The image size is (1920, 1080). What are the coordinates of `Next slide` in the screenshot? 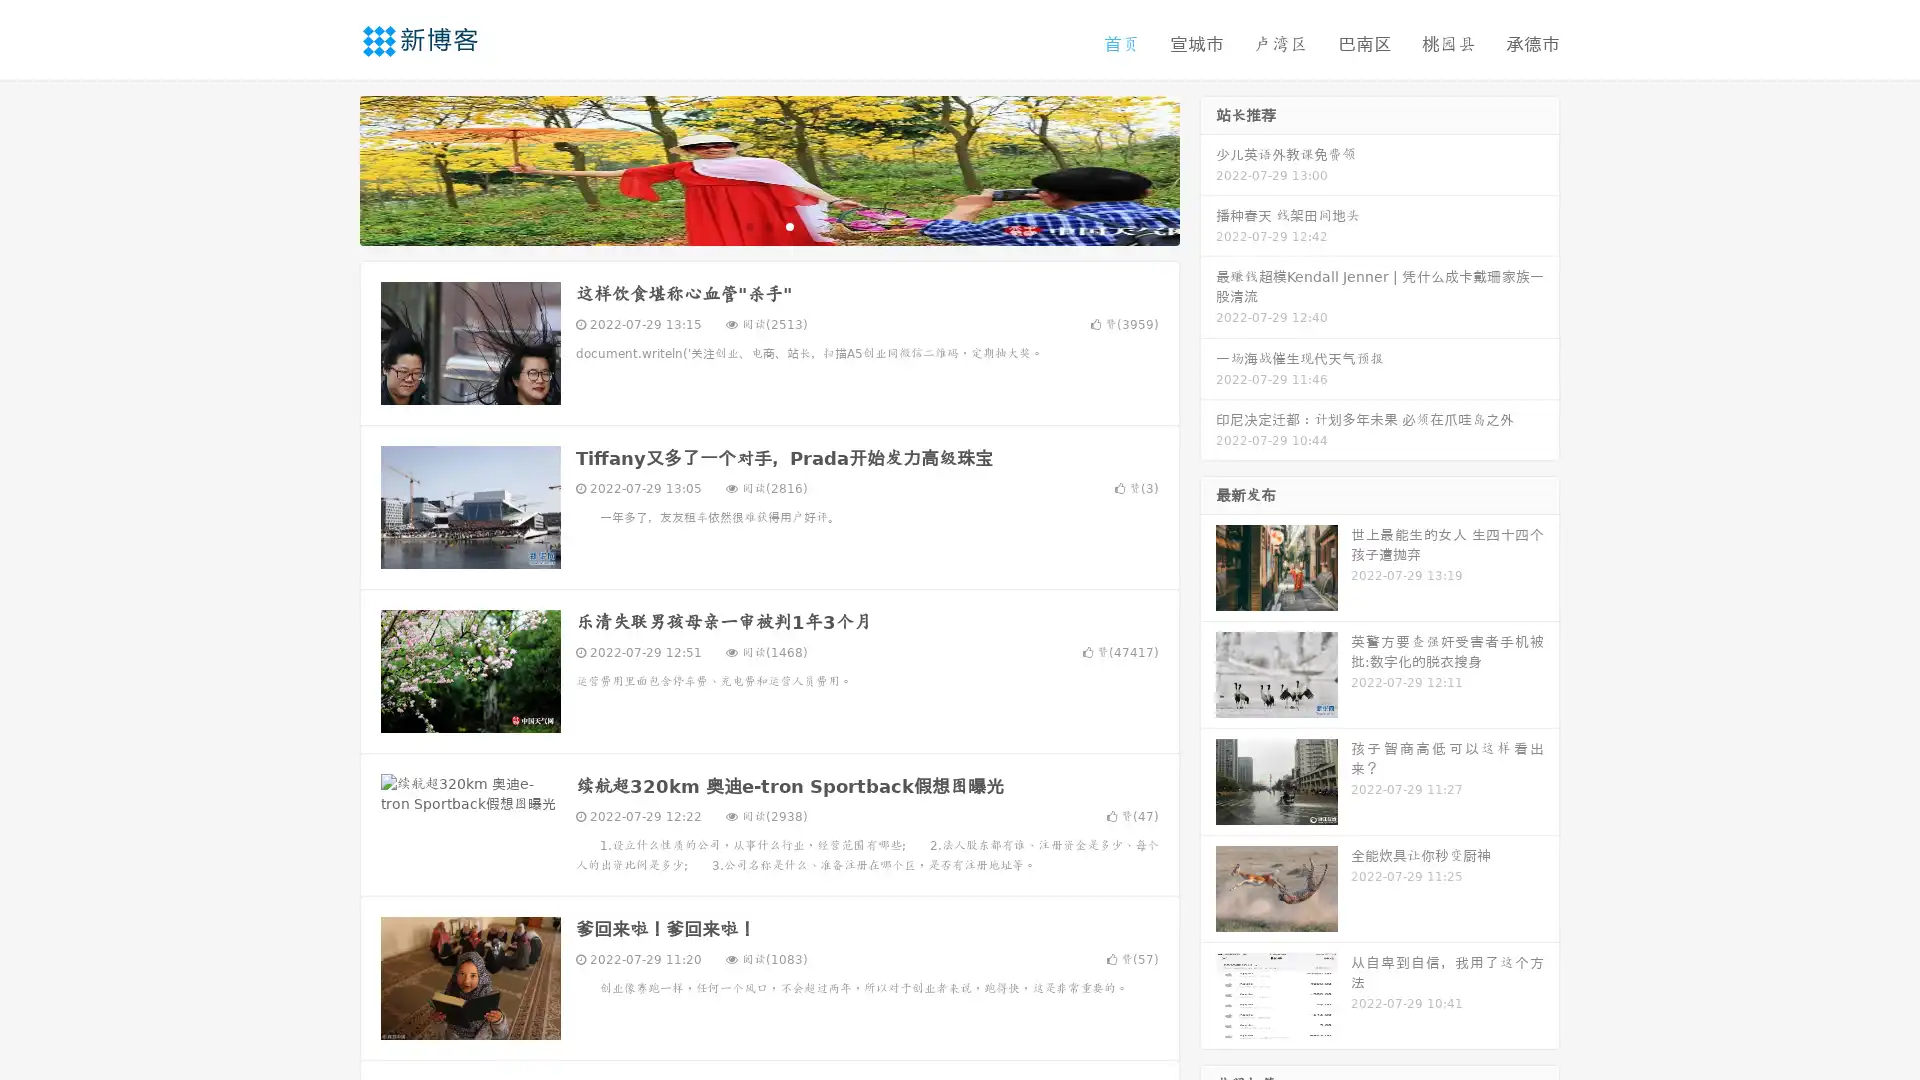 It's located at (1208, 168).